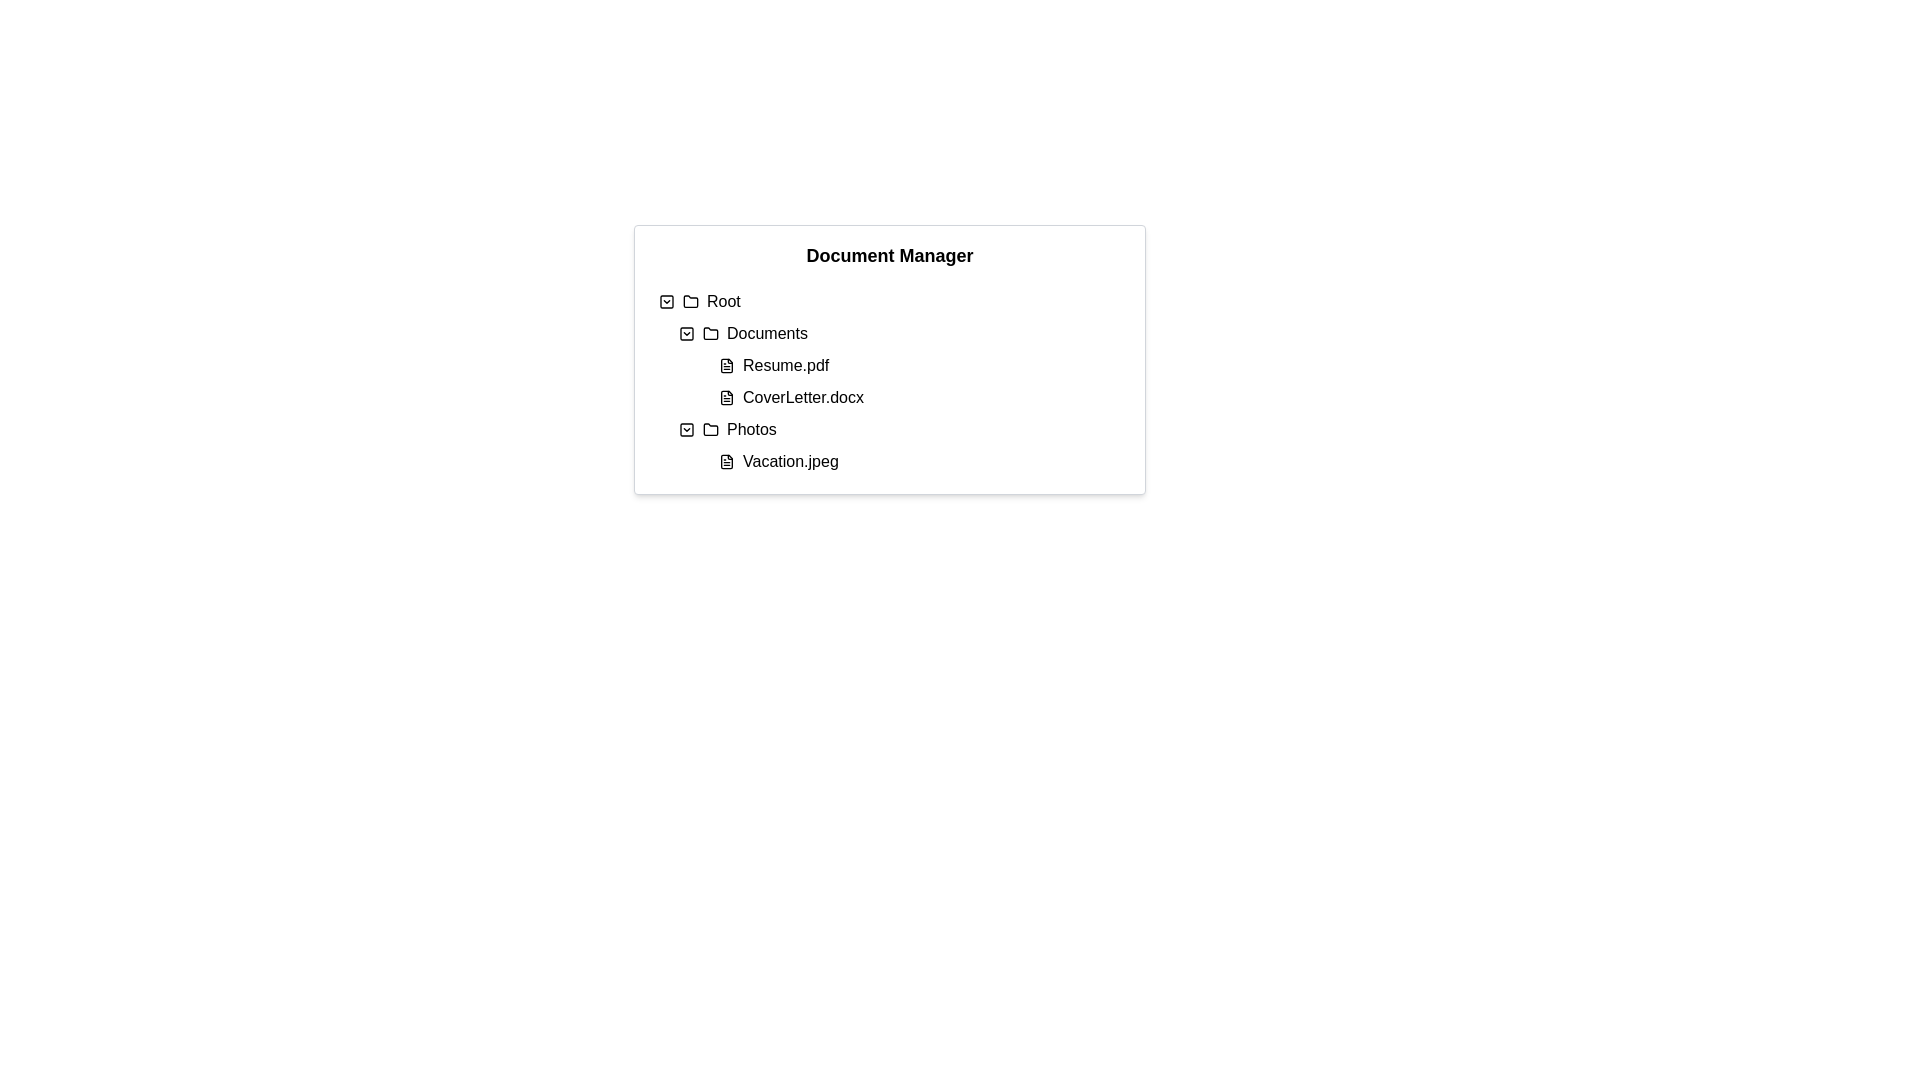  What do you see at coordinates (722, 301) in the screenshot?
I see `the text label that identifies the main folder for the system, located under the 'Document Manager' heading and aligned with the folder icon` at bounding box center [722, 301].